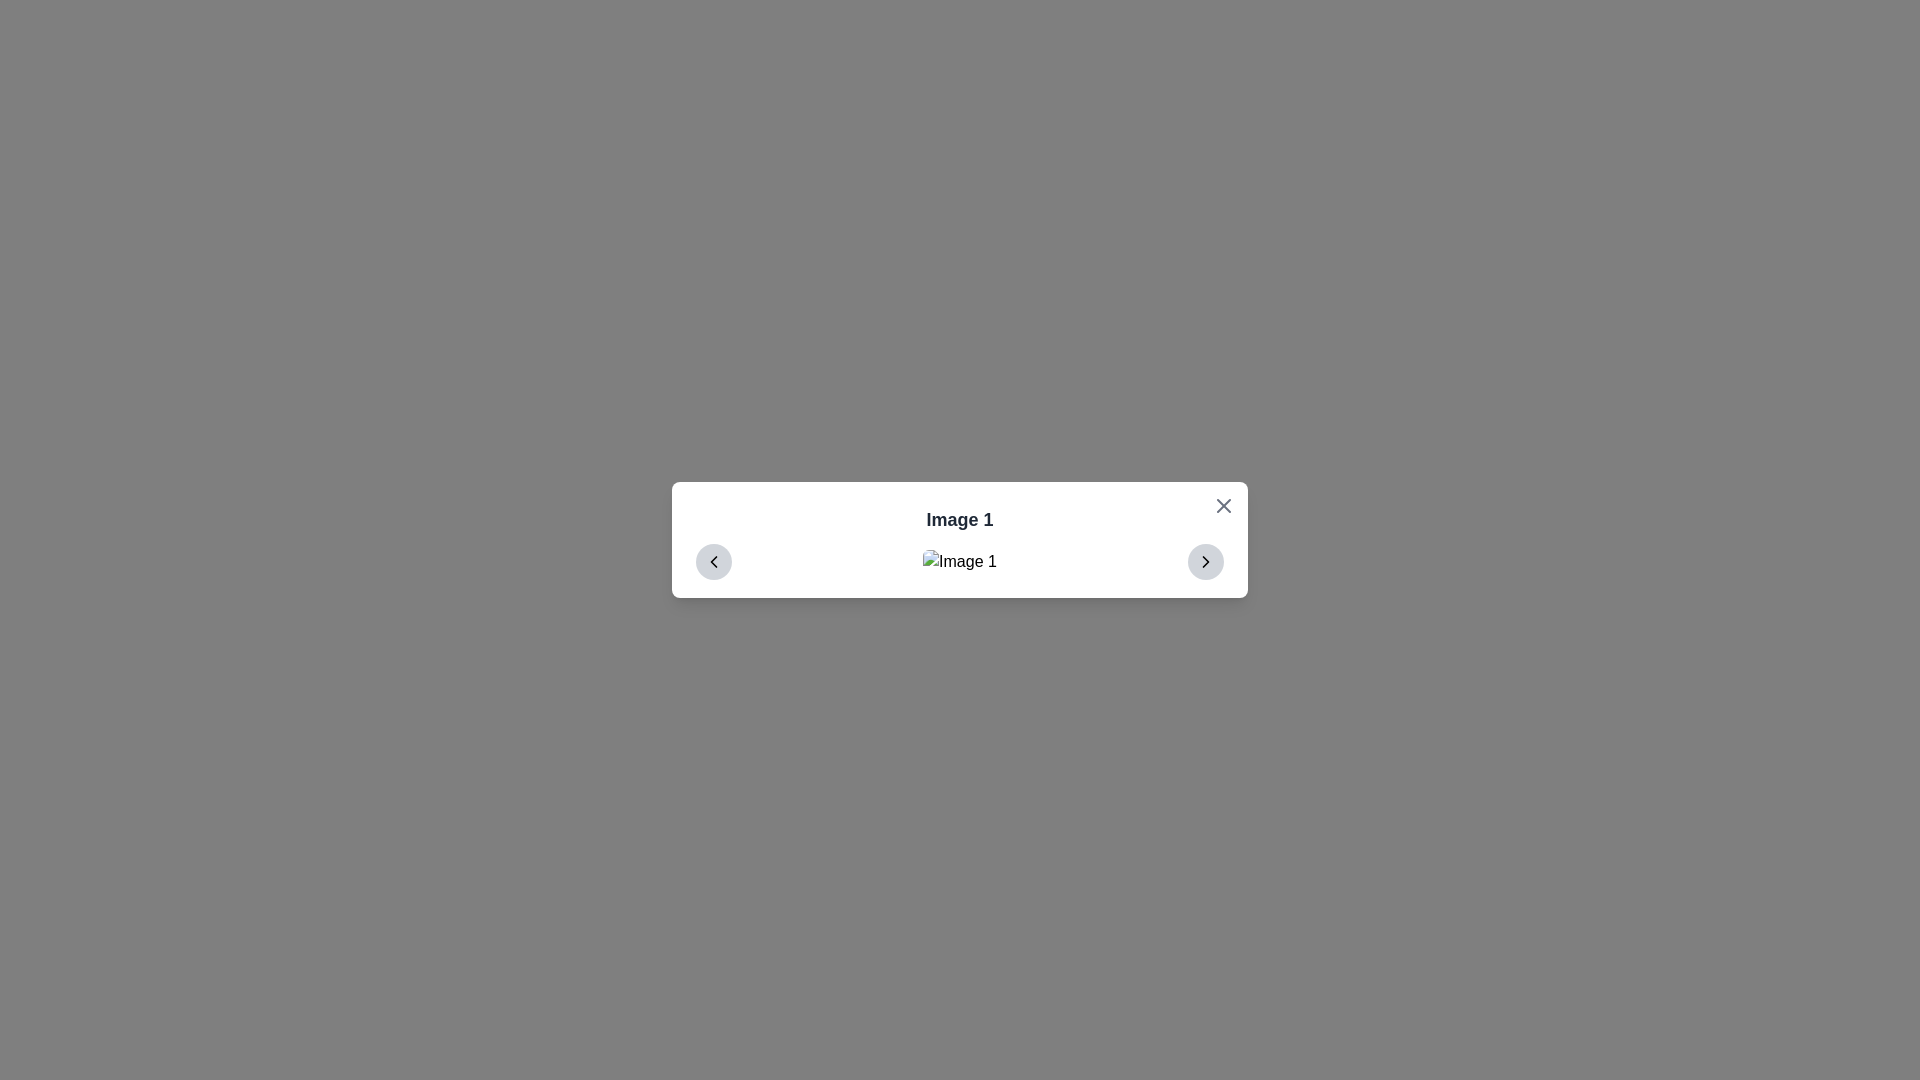 This screenshot has width=1920, height=1080. What do you see at coordinates (1223, 504) in the screenshot?
I see `close button at the top-right corner of the dialog to close it` at bounding box center [1223, 504].